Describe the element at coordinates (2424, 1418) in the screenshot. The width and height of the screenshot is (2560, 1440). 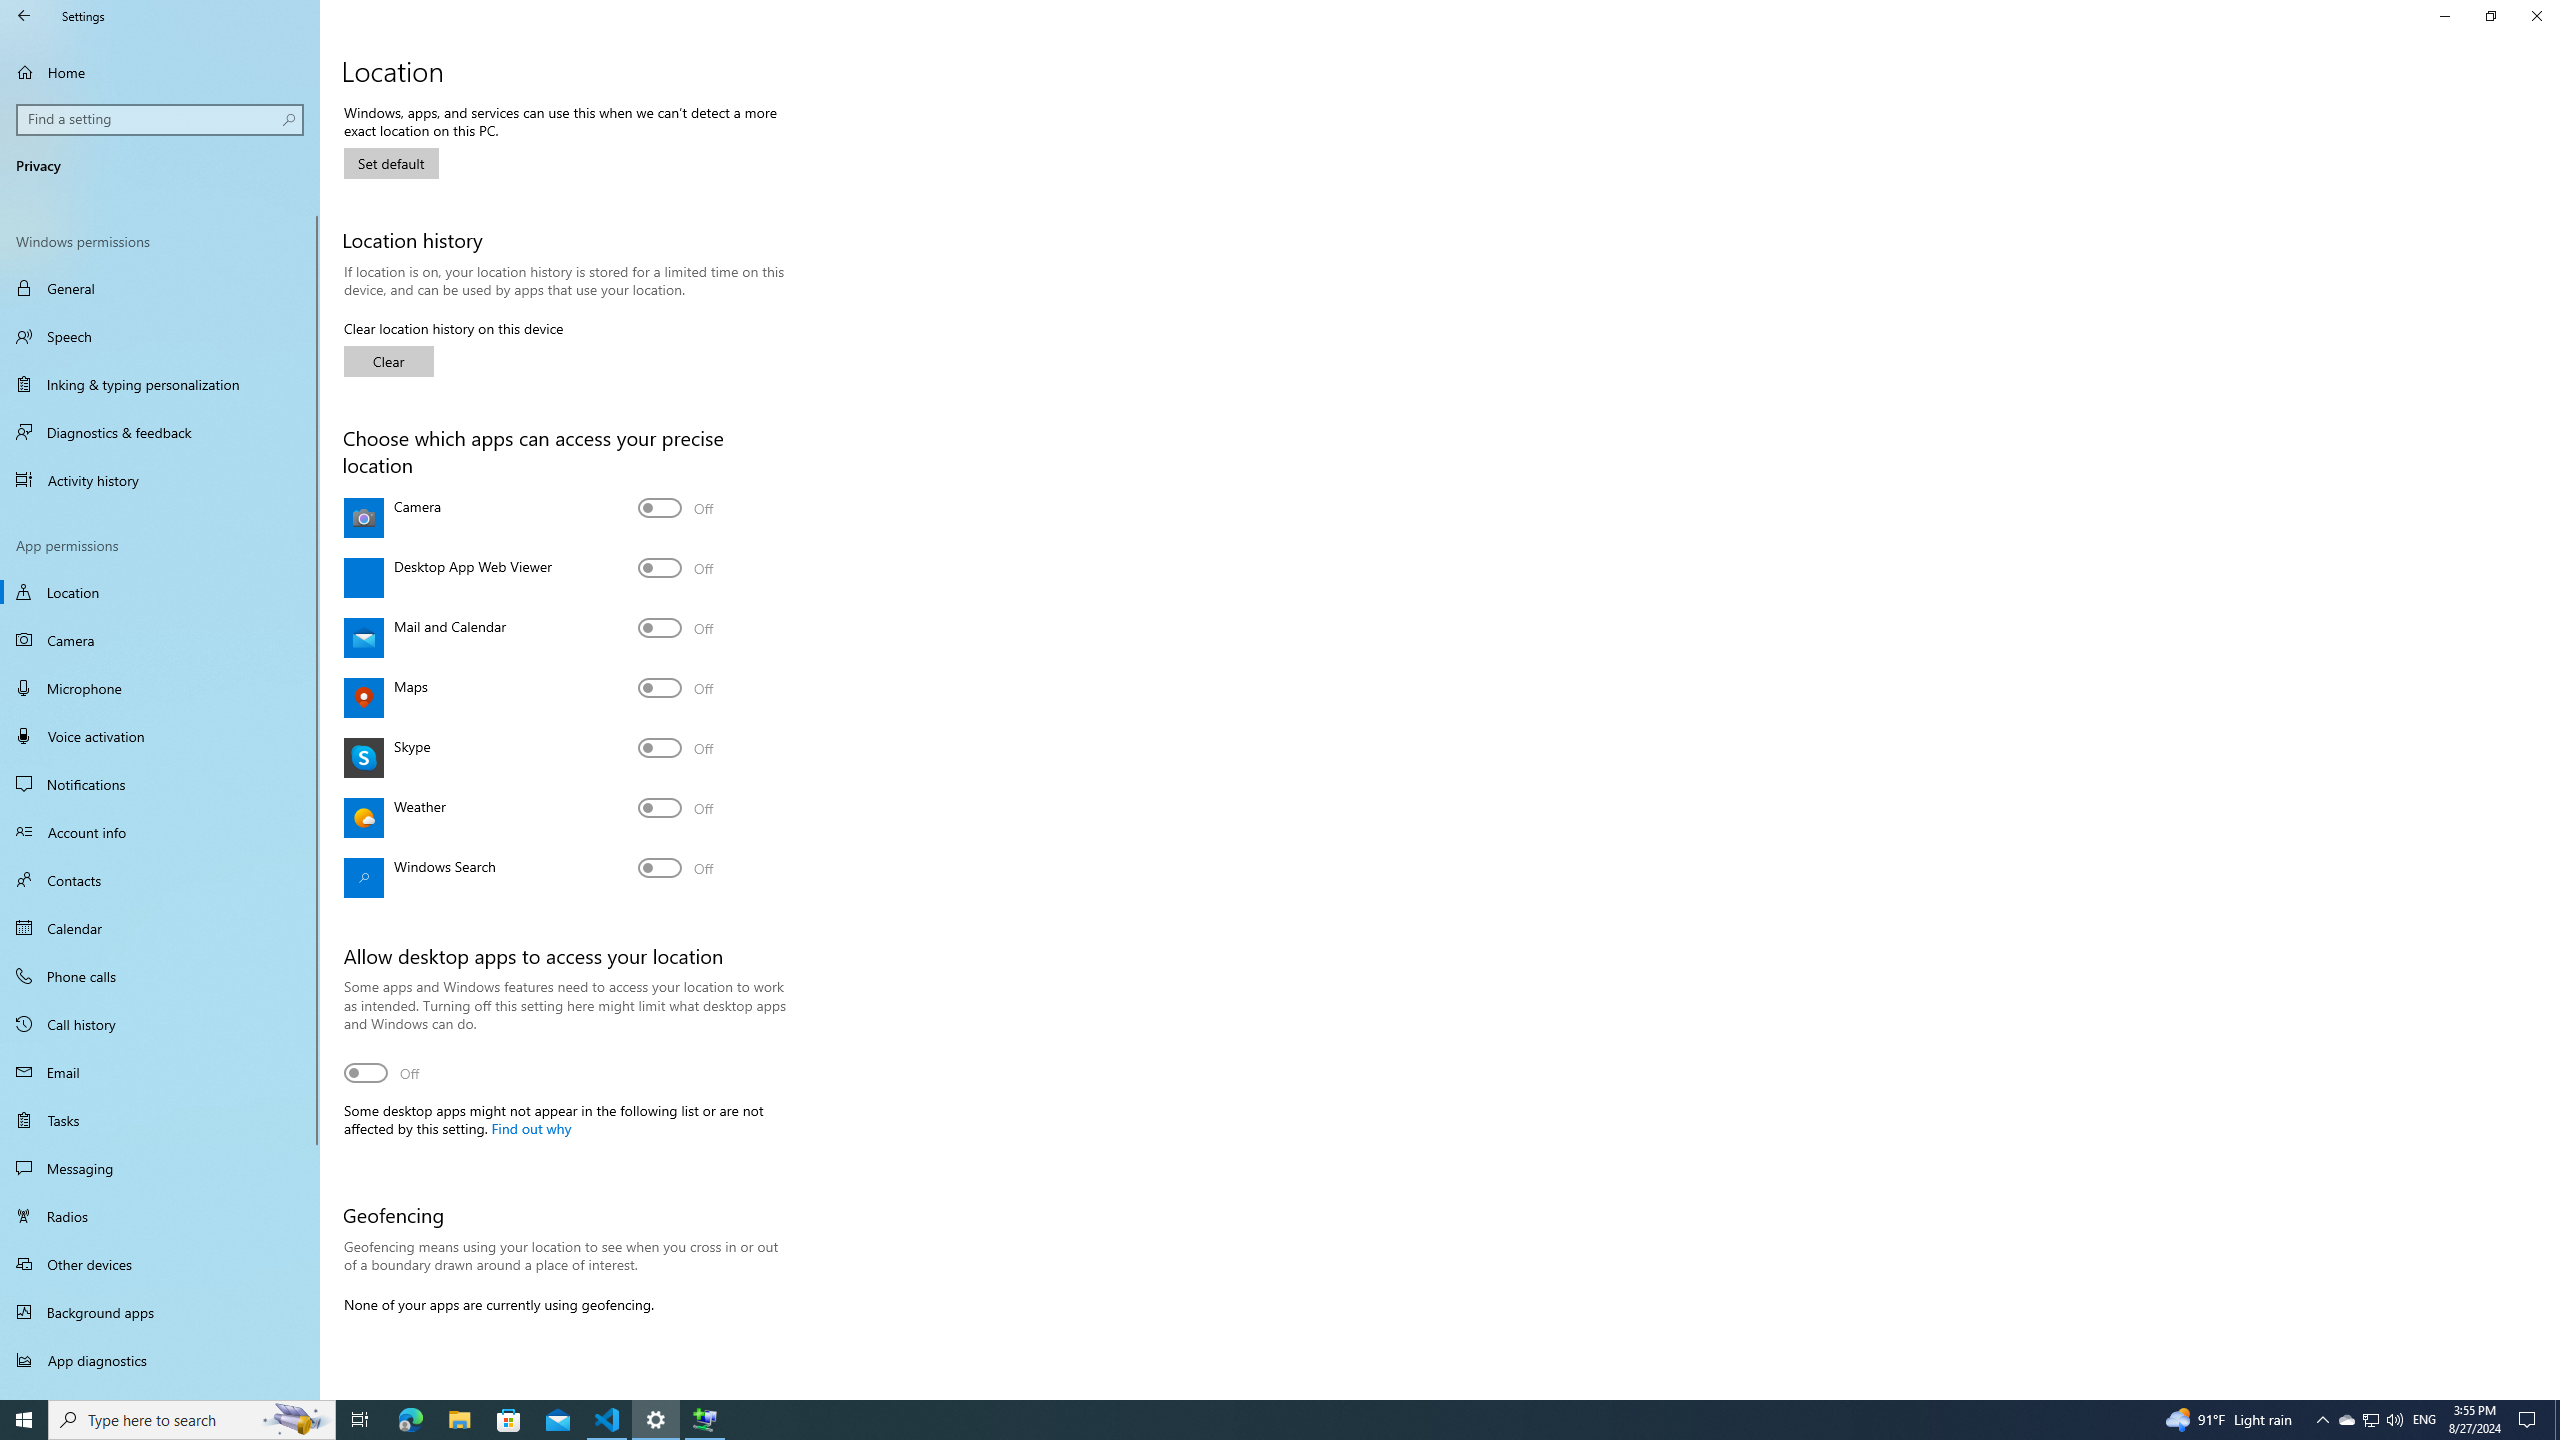
I see `'Tray Input Indicator - English (United States)'` at that location.